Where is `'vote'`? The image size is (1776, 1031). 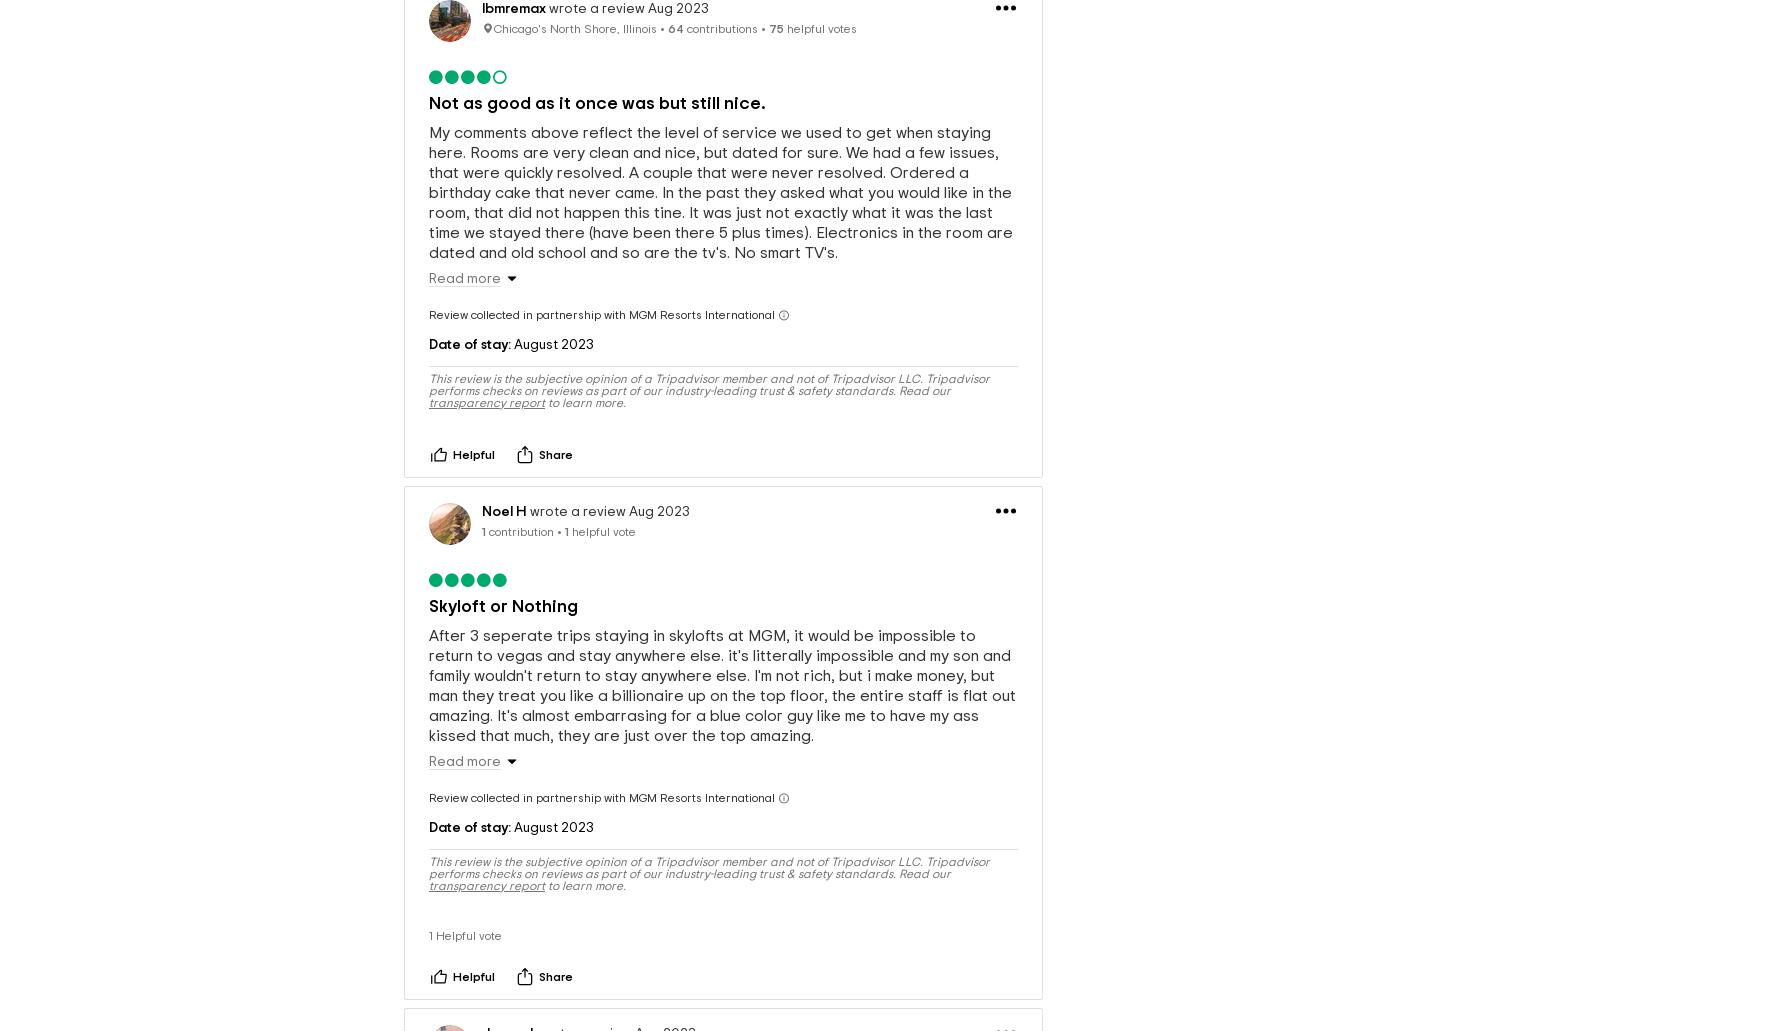
'vote' is located at coordinates (489, 902).